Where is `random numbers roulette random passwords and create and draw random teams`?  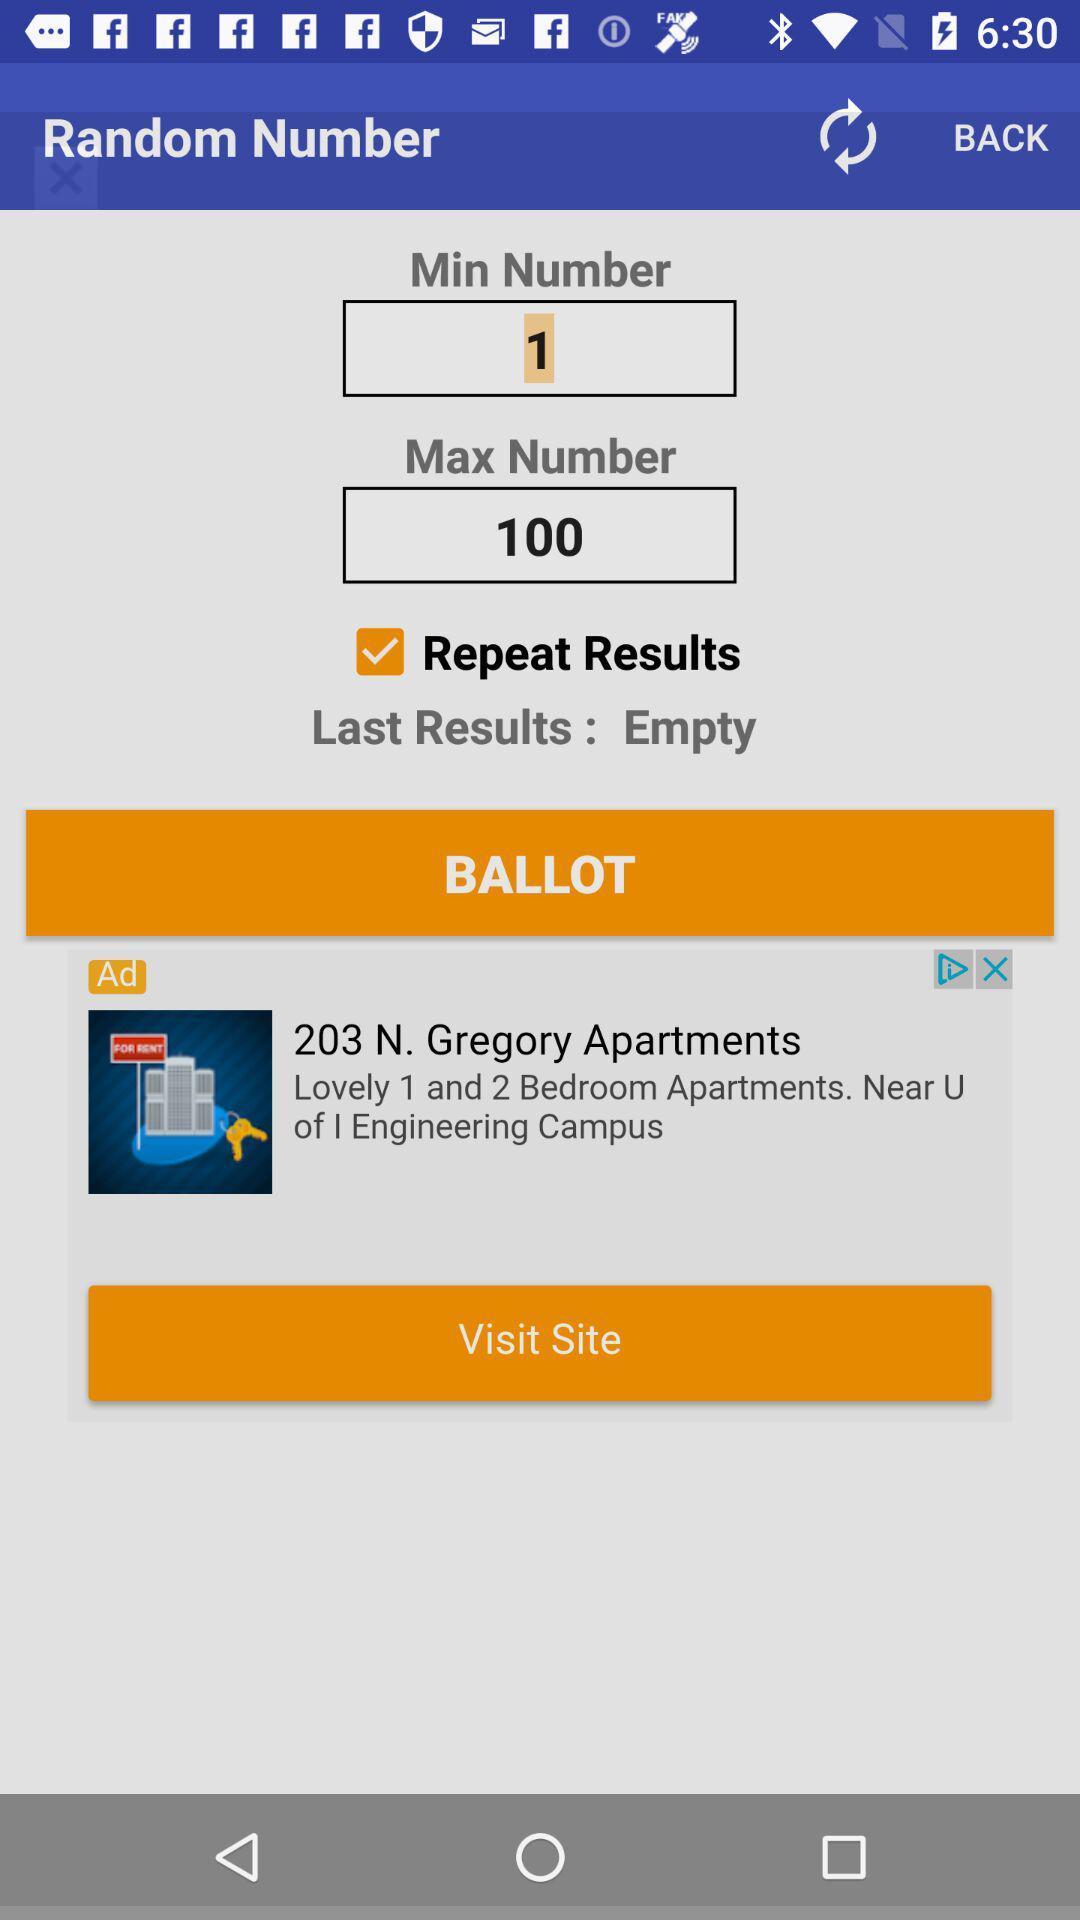
random numbers roulette random passwords and create and draw random teams is located at coordinates (540, 1185).